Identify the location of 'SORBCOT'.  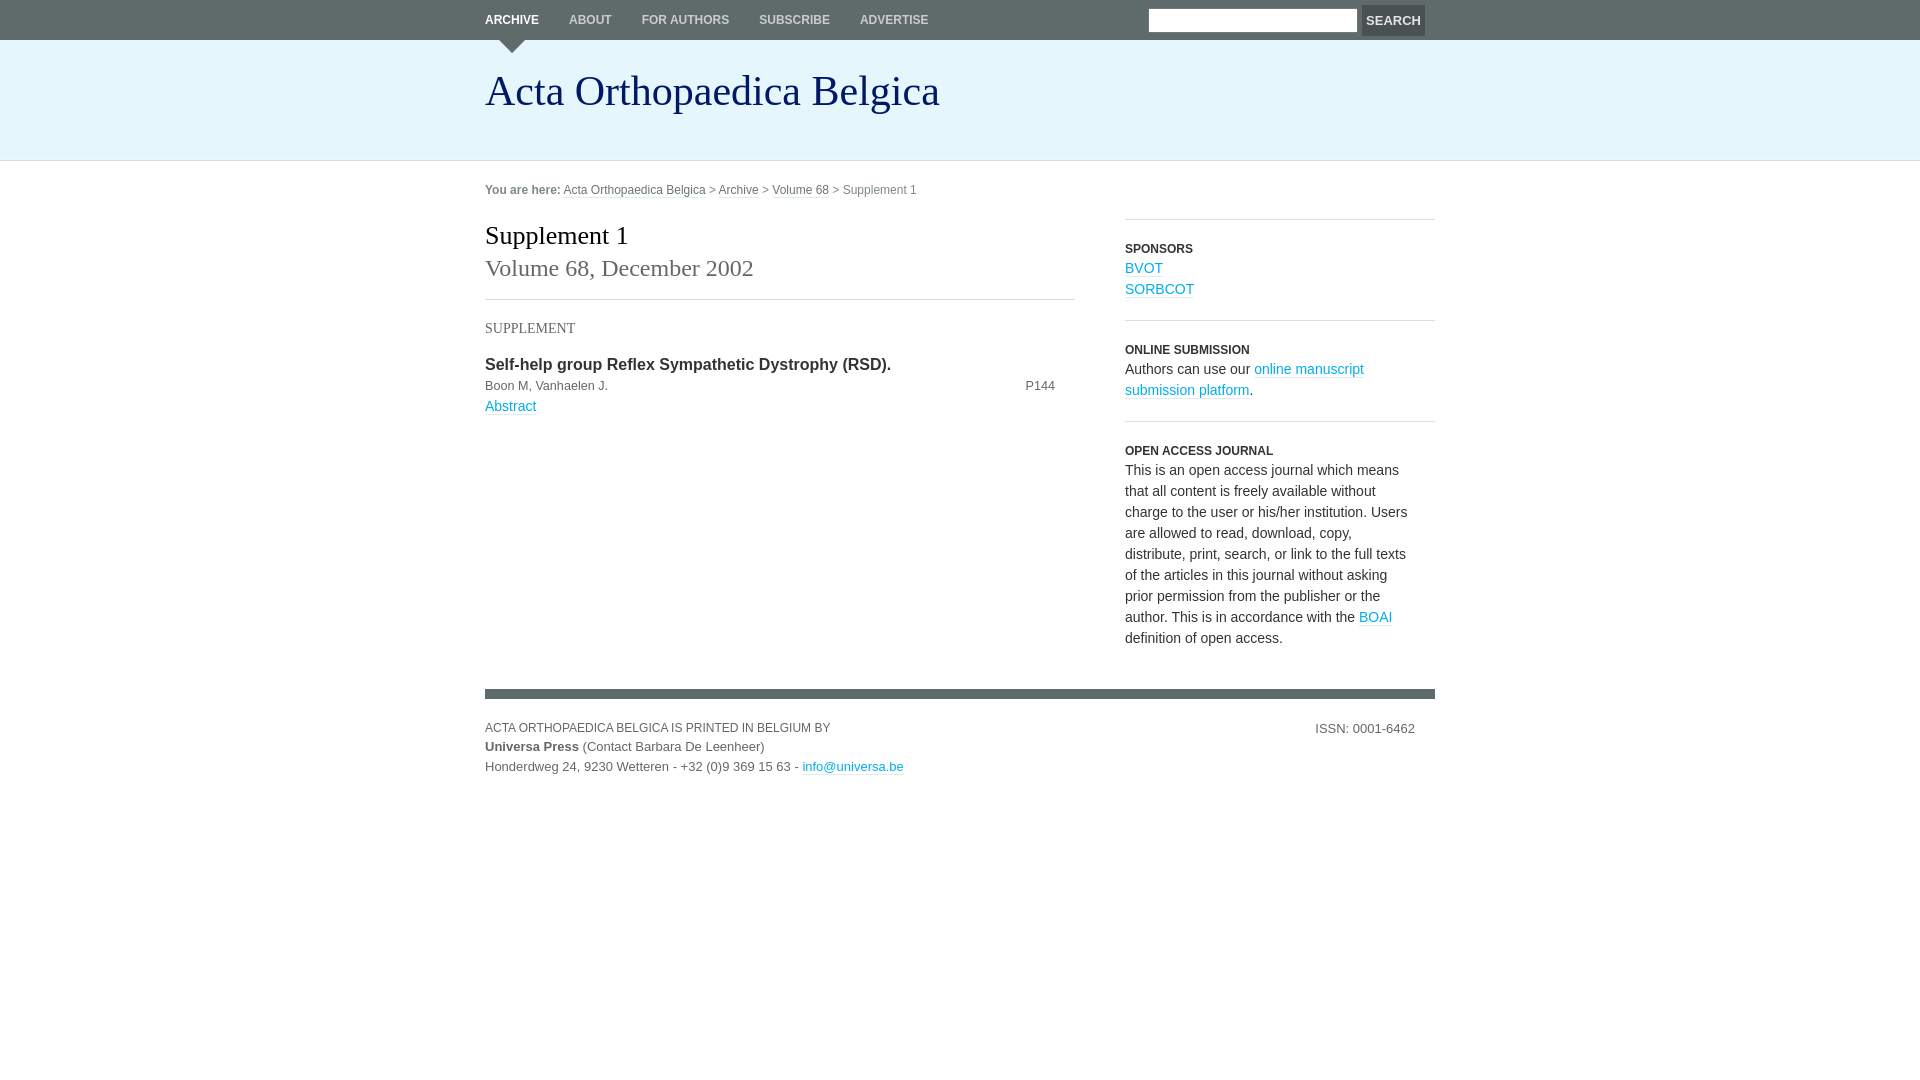
(1159, 289).